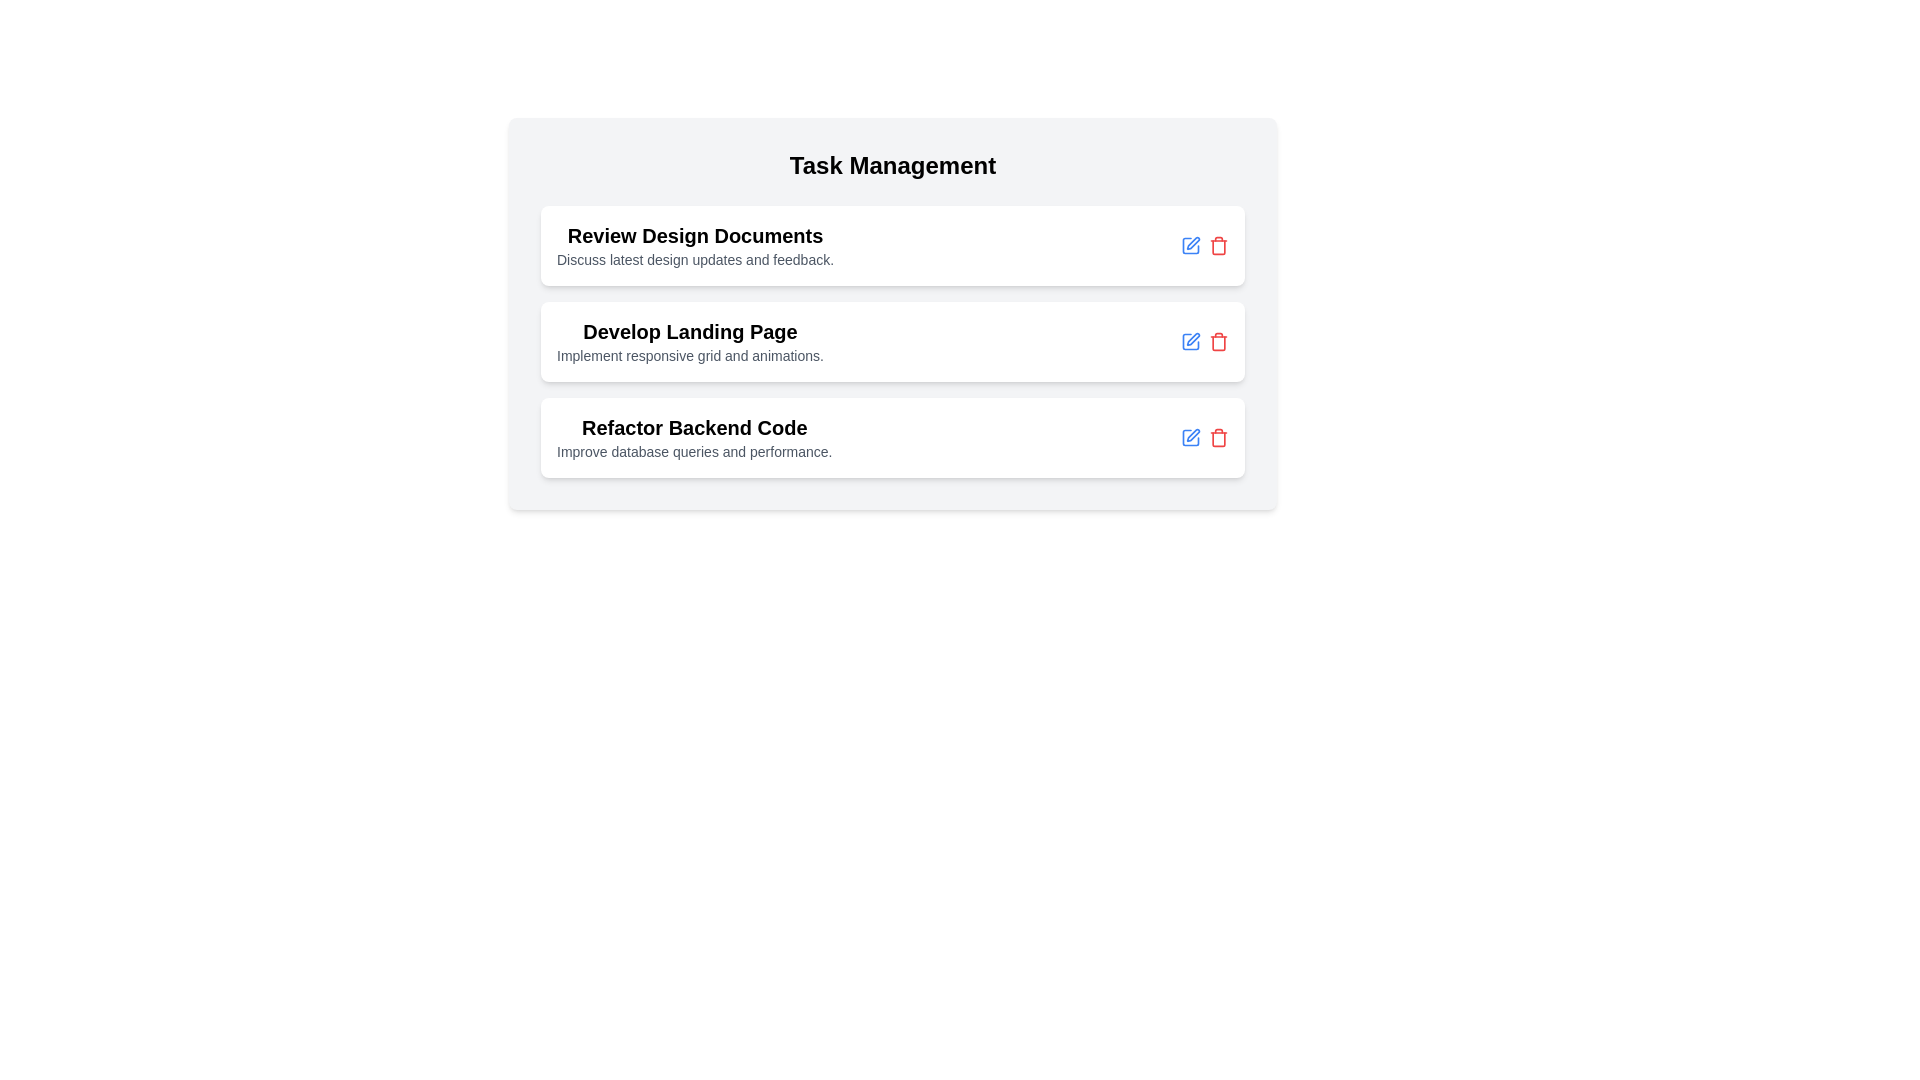 The width and height of the screenshot is (1920, 1080). What do you see at coordinates (690, 341) in the screenshot?
I see `the Text element displaying the title 'Develop Landing Page' and the subtitle 'Implement responsive grid and animations.' located in the Task Management section` at bounding box center [690, 341].